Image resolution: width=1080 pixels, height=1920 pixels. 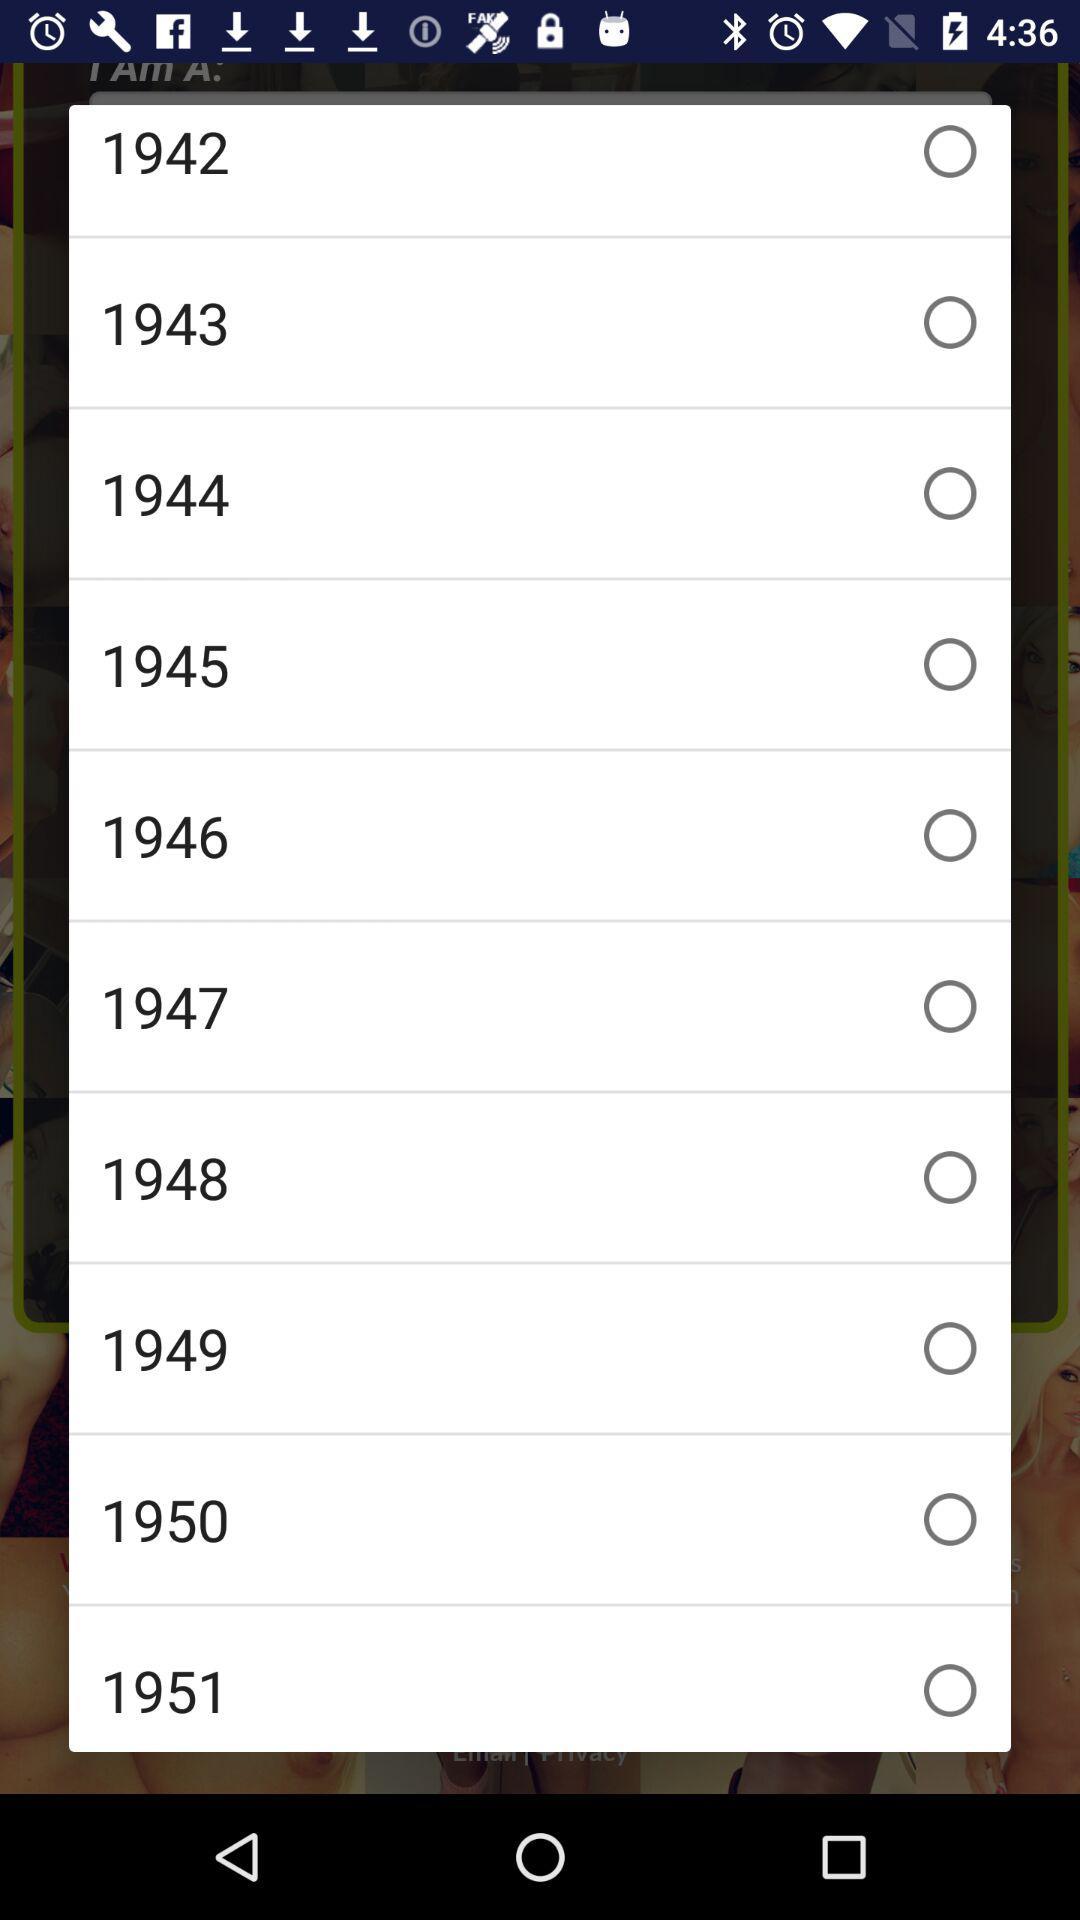 What do you see at coordinates (540, 664) in the screenshot?
I see `the checkbox below 1944 item` at bounding box center [540, 664].